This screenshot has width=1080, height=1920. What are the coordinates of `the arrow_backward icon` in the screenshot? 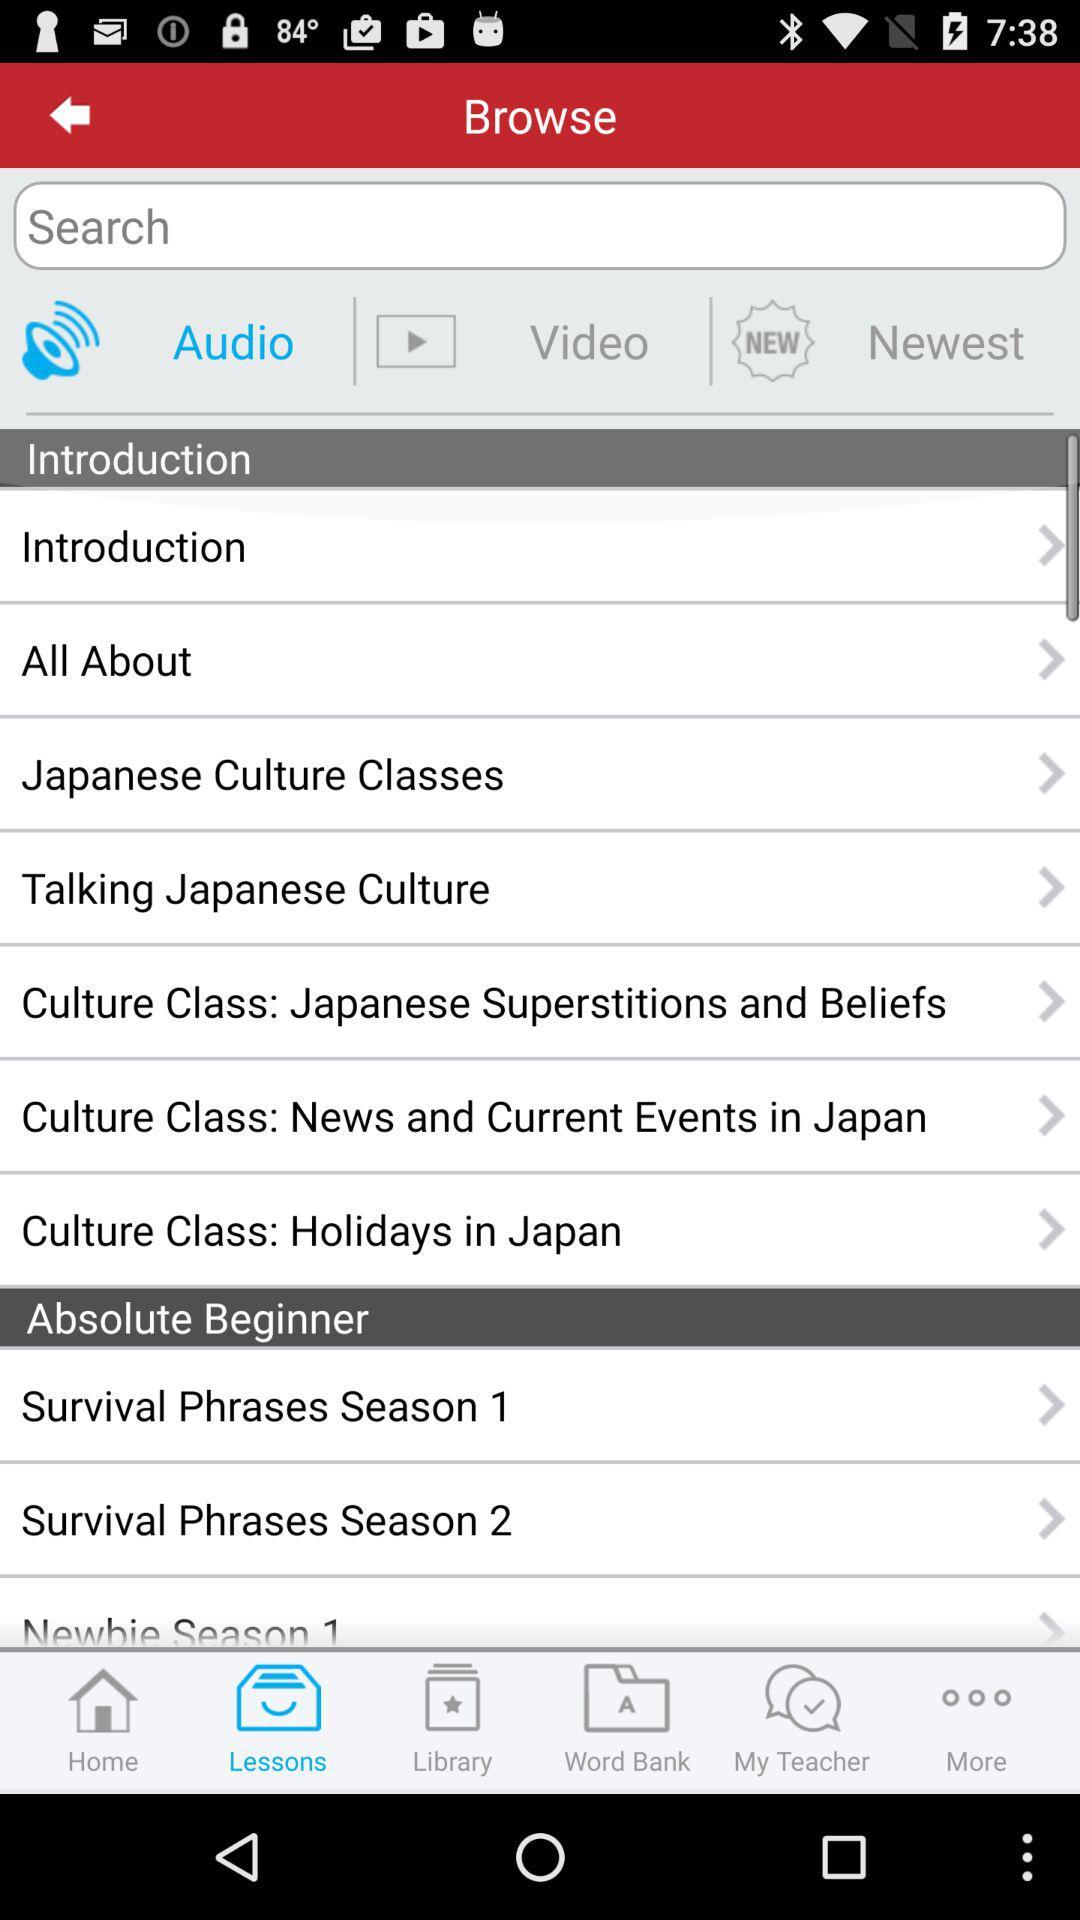 It's located at (69, 122).